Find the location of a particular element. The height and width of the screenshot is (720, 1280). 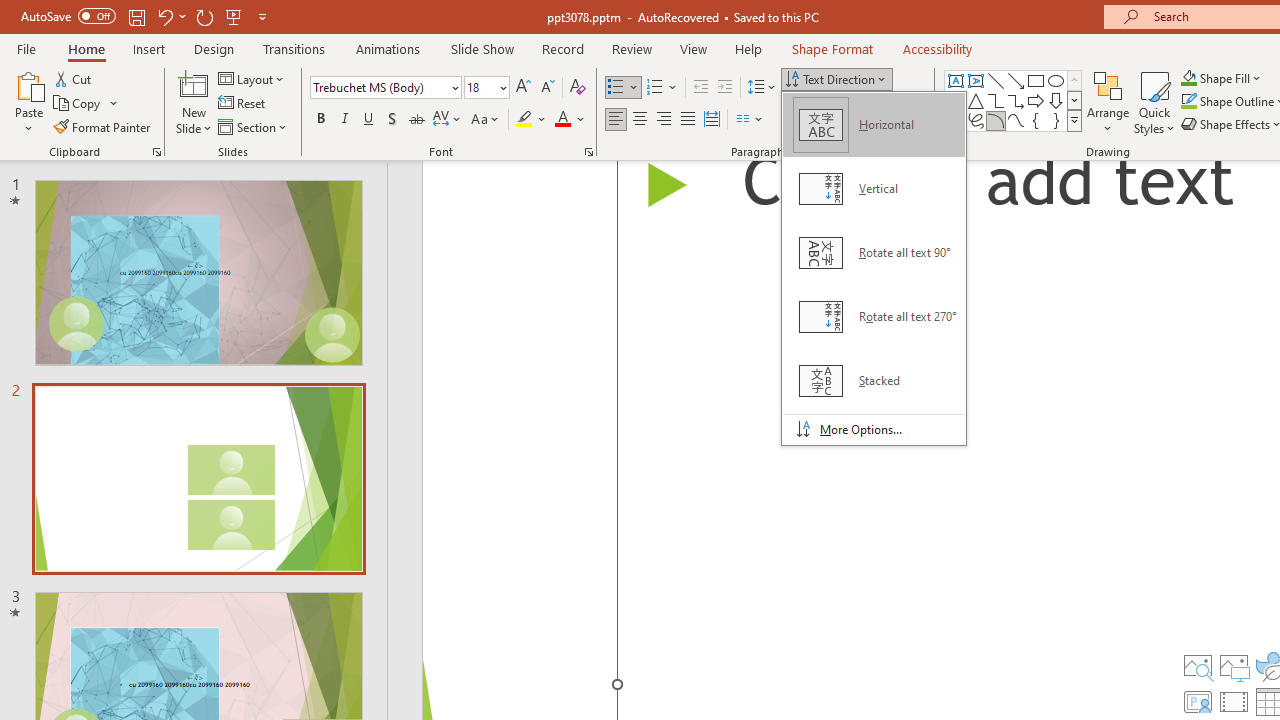

'Insert Cameo' is located at coordinates (1197, 701).